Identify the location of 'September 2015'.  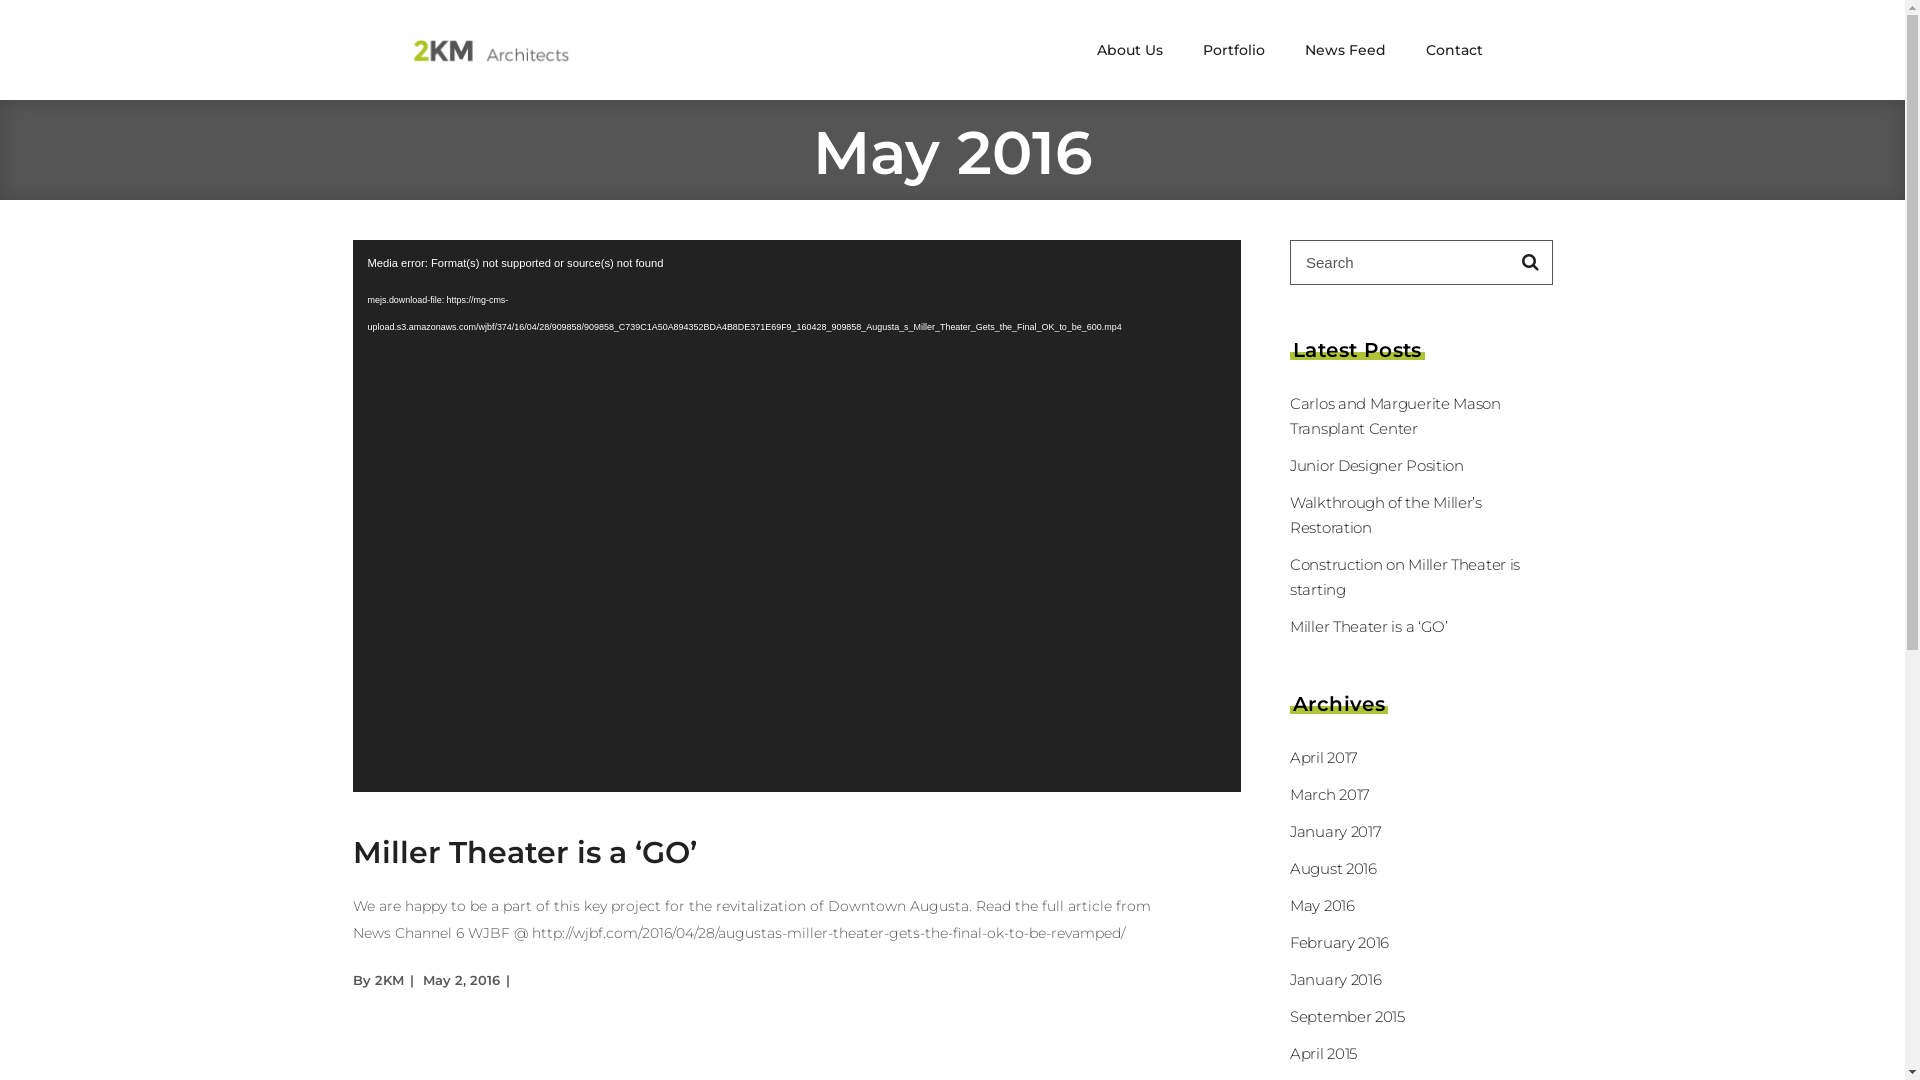
(1347, 1016).